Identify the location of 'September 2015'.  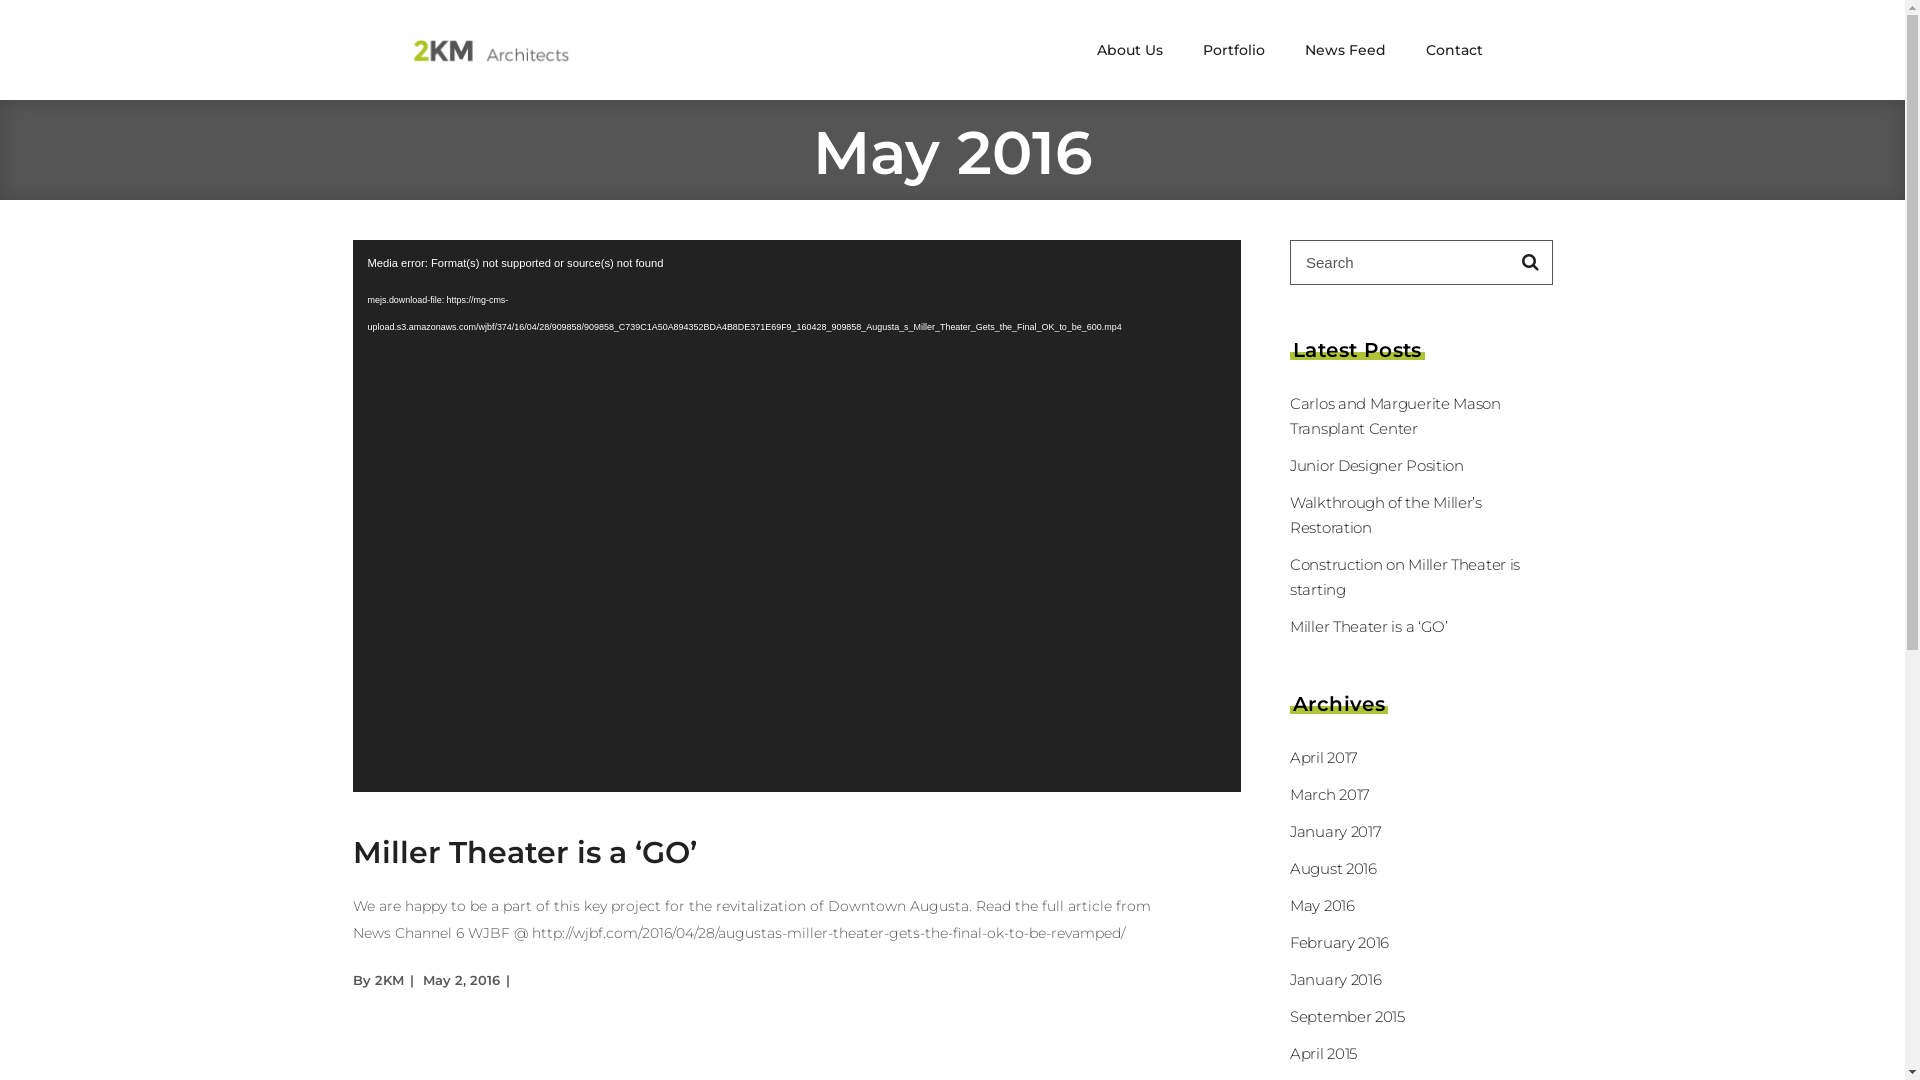
(1347, 1016).